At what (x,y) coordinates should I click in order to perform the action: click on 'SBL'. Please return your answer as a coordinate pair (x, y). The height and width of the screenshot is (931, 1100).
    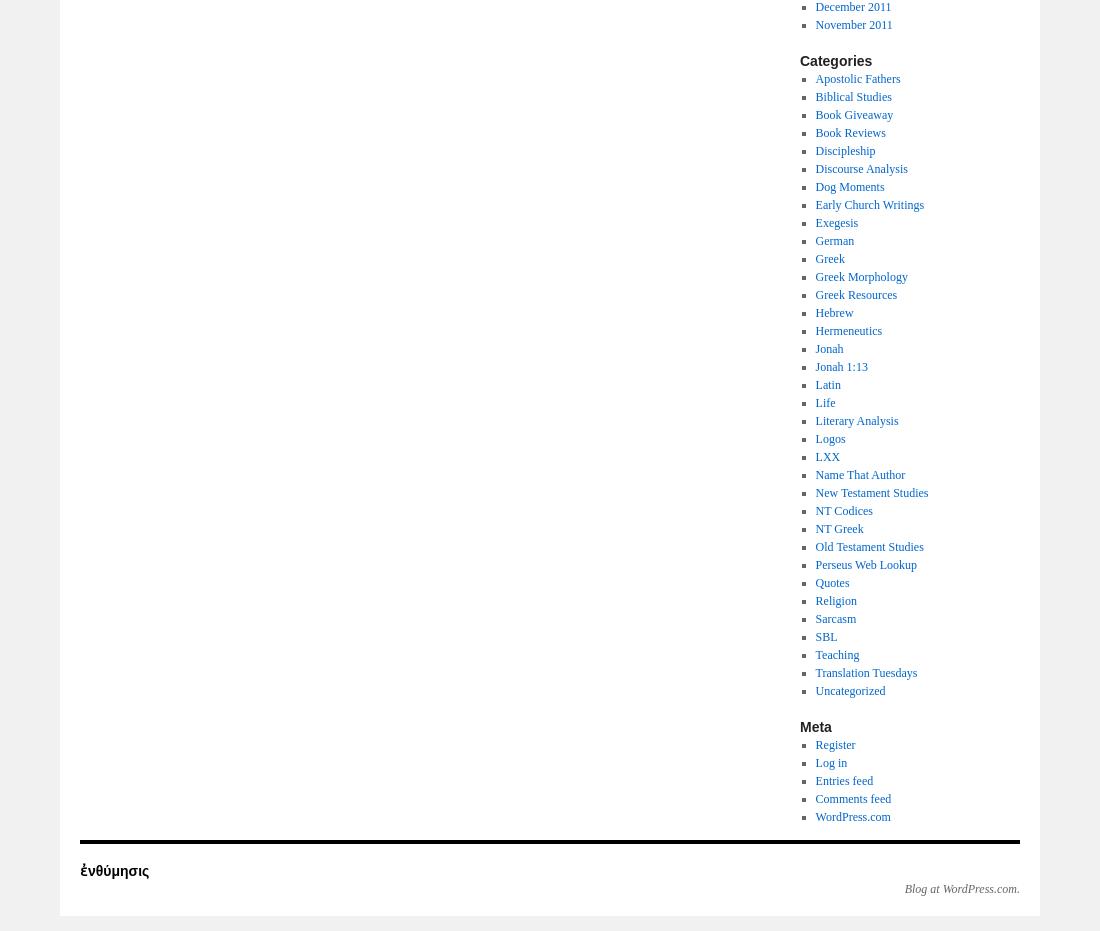
    Looking at the image, I should click on (825, 636).